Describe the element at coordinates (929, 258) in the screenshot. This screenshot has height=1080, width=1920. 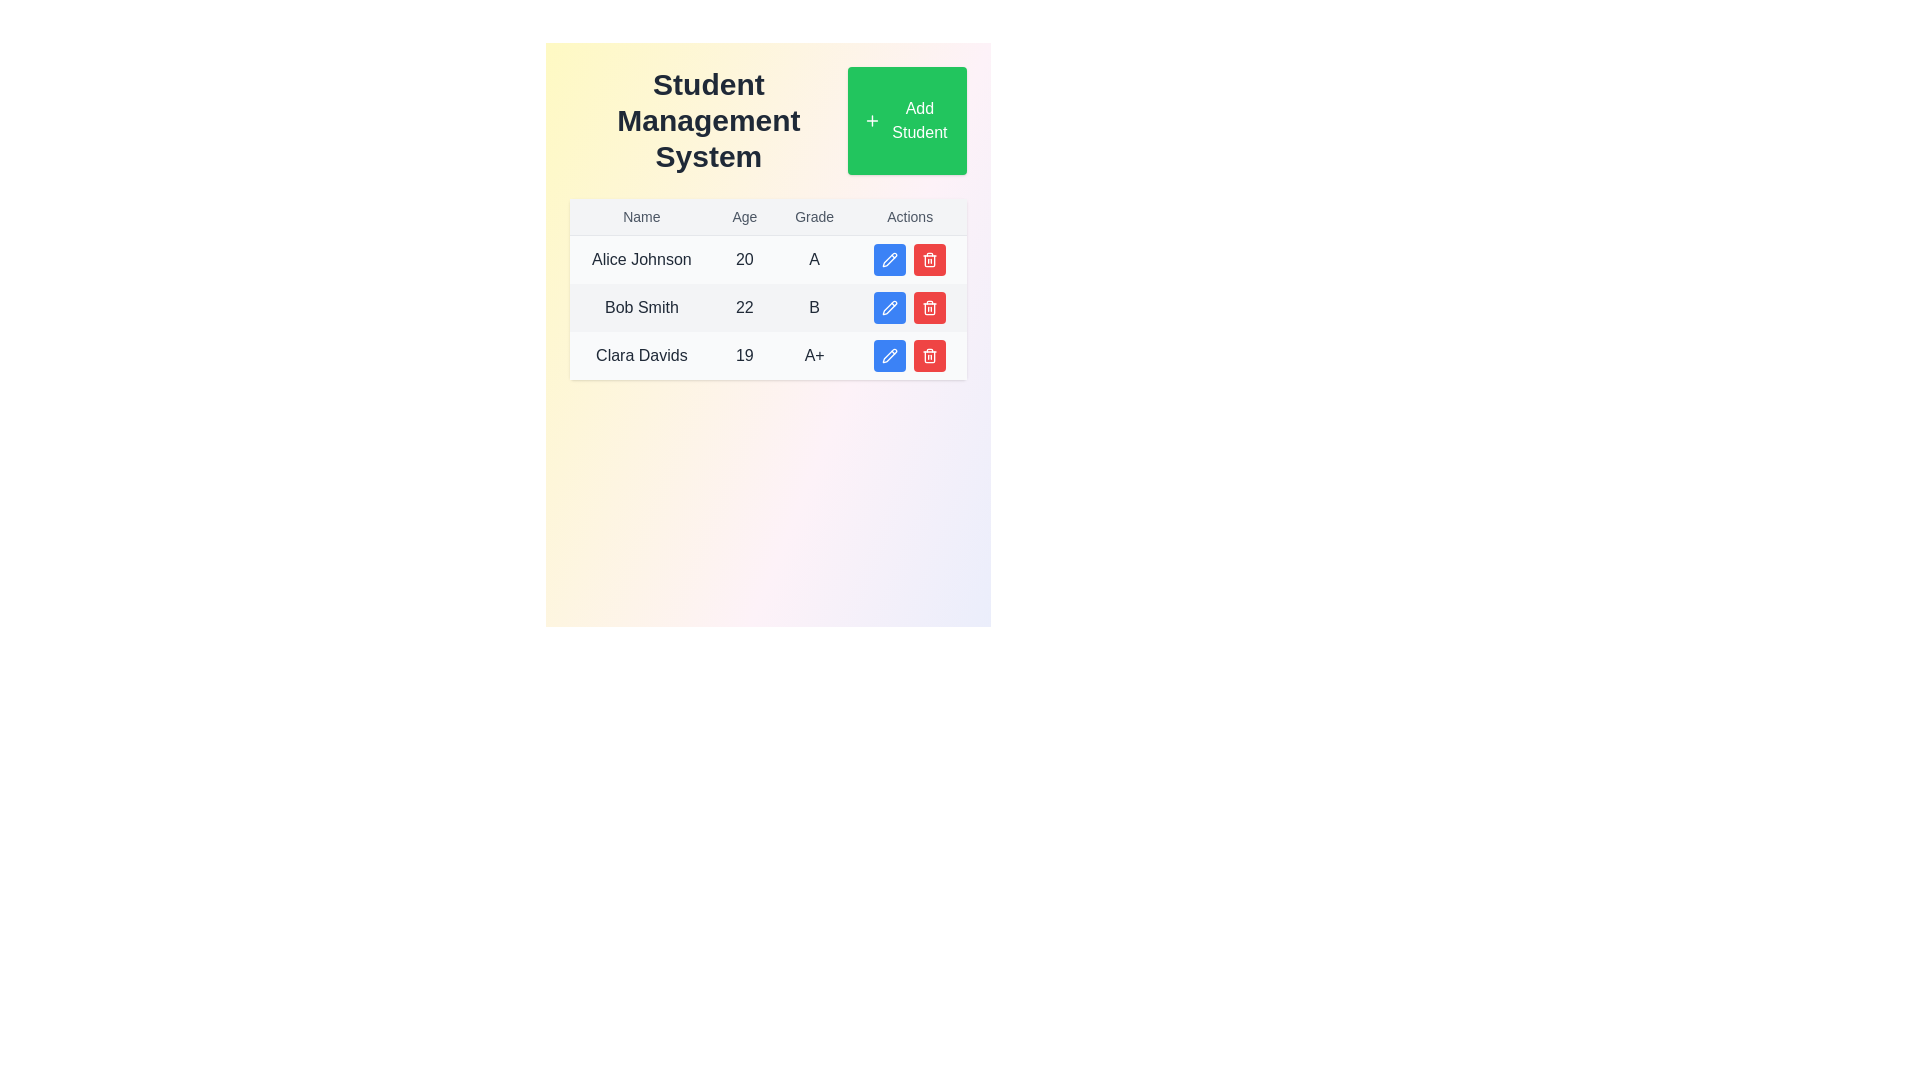
I see `the rounded red button with a white trash can icon` at that location.